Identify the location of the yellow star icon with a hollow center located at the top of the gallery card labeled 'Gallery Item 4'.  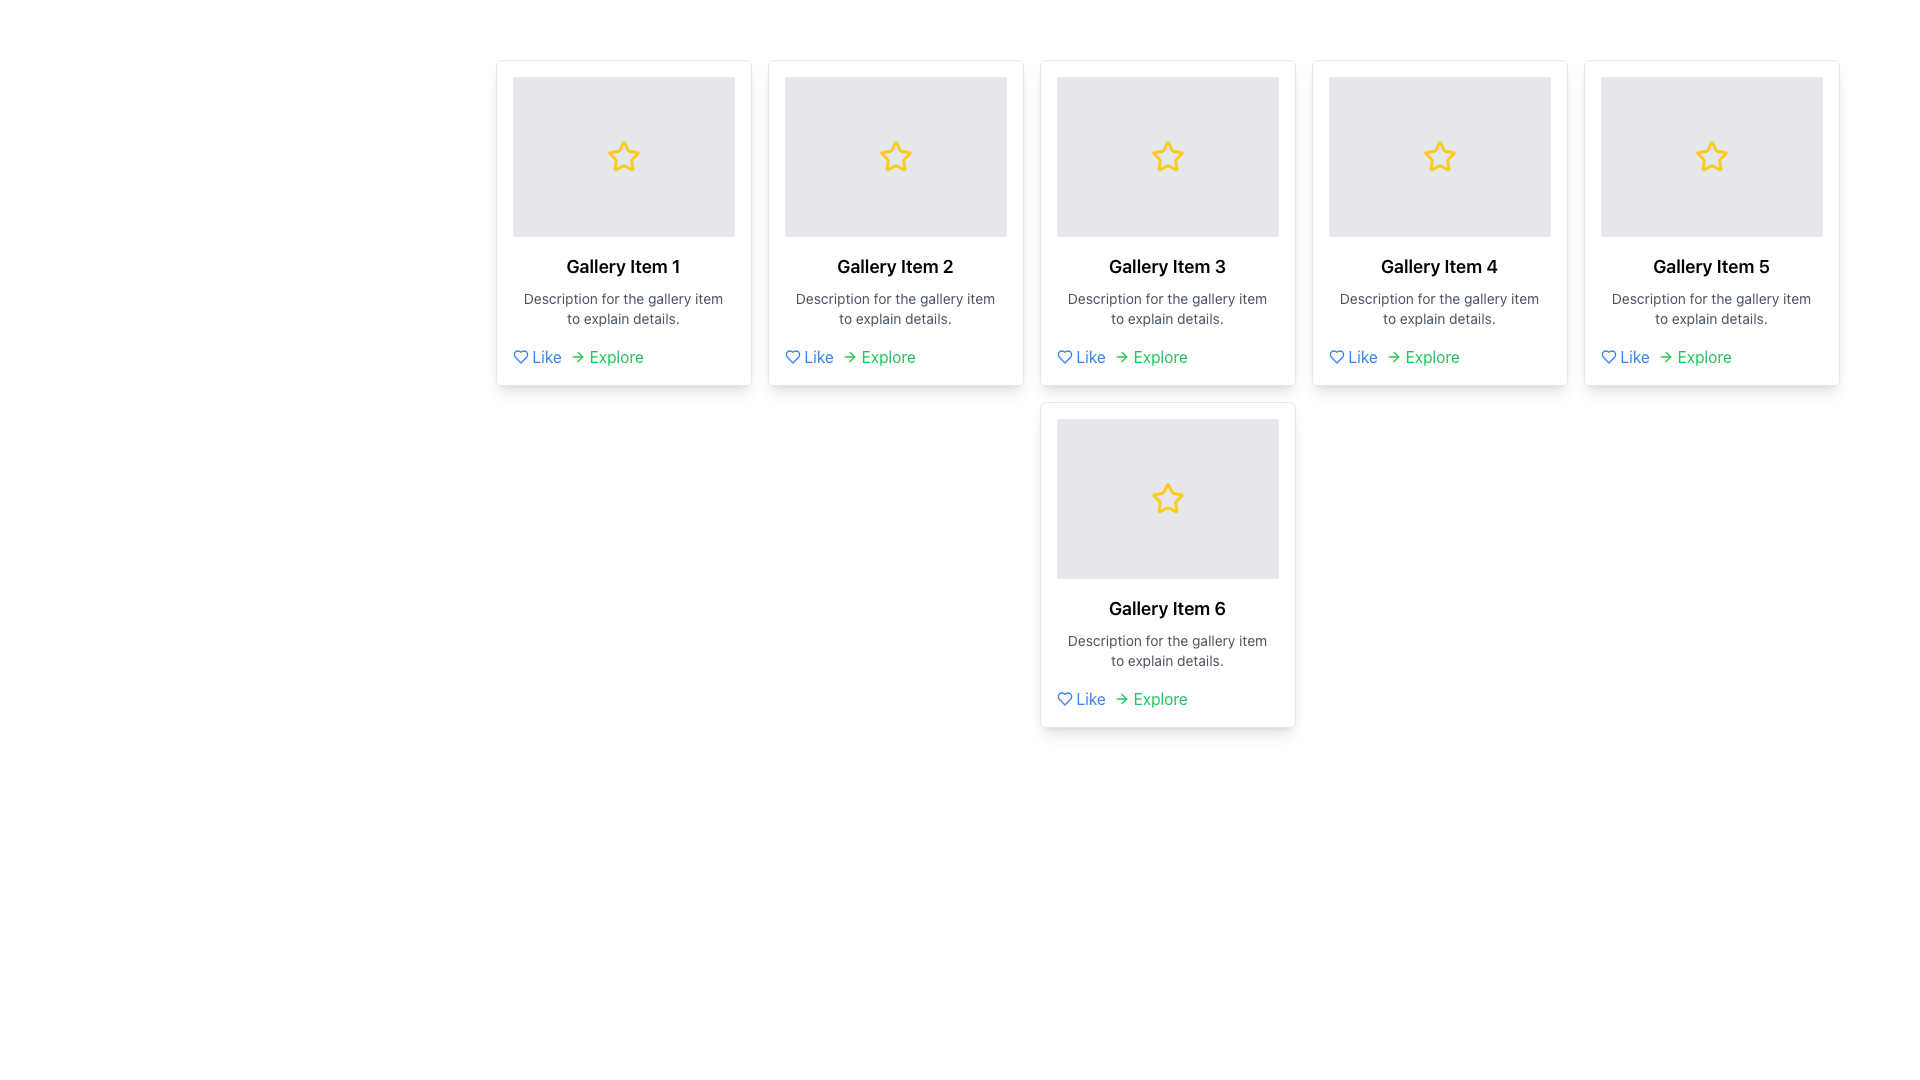
(1438, 155).